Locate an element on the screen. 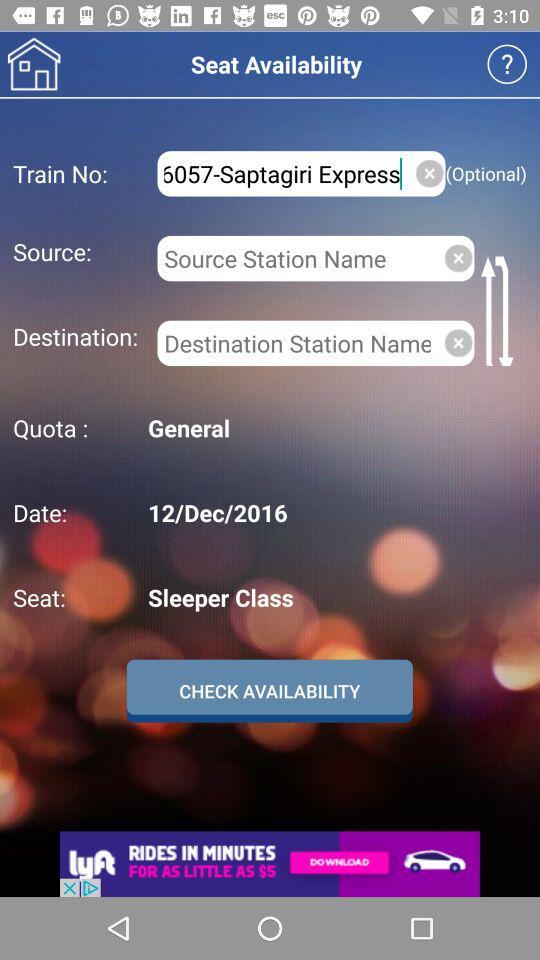  destination station name is located at coordinates (295, 343).